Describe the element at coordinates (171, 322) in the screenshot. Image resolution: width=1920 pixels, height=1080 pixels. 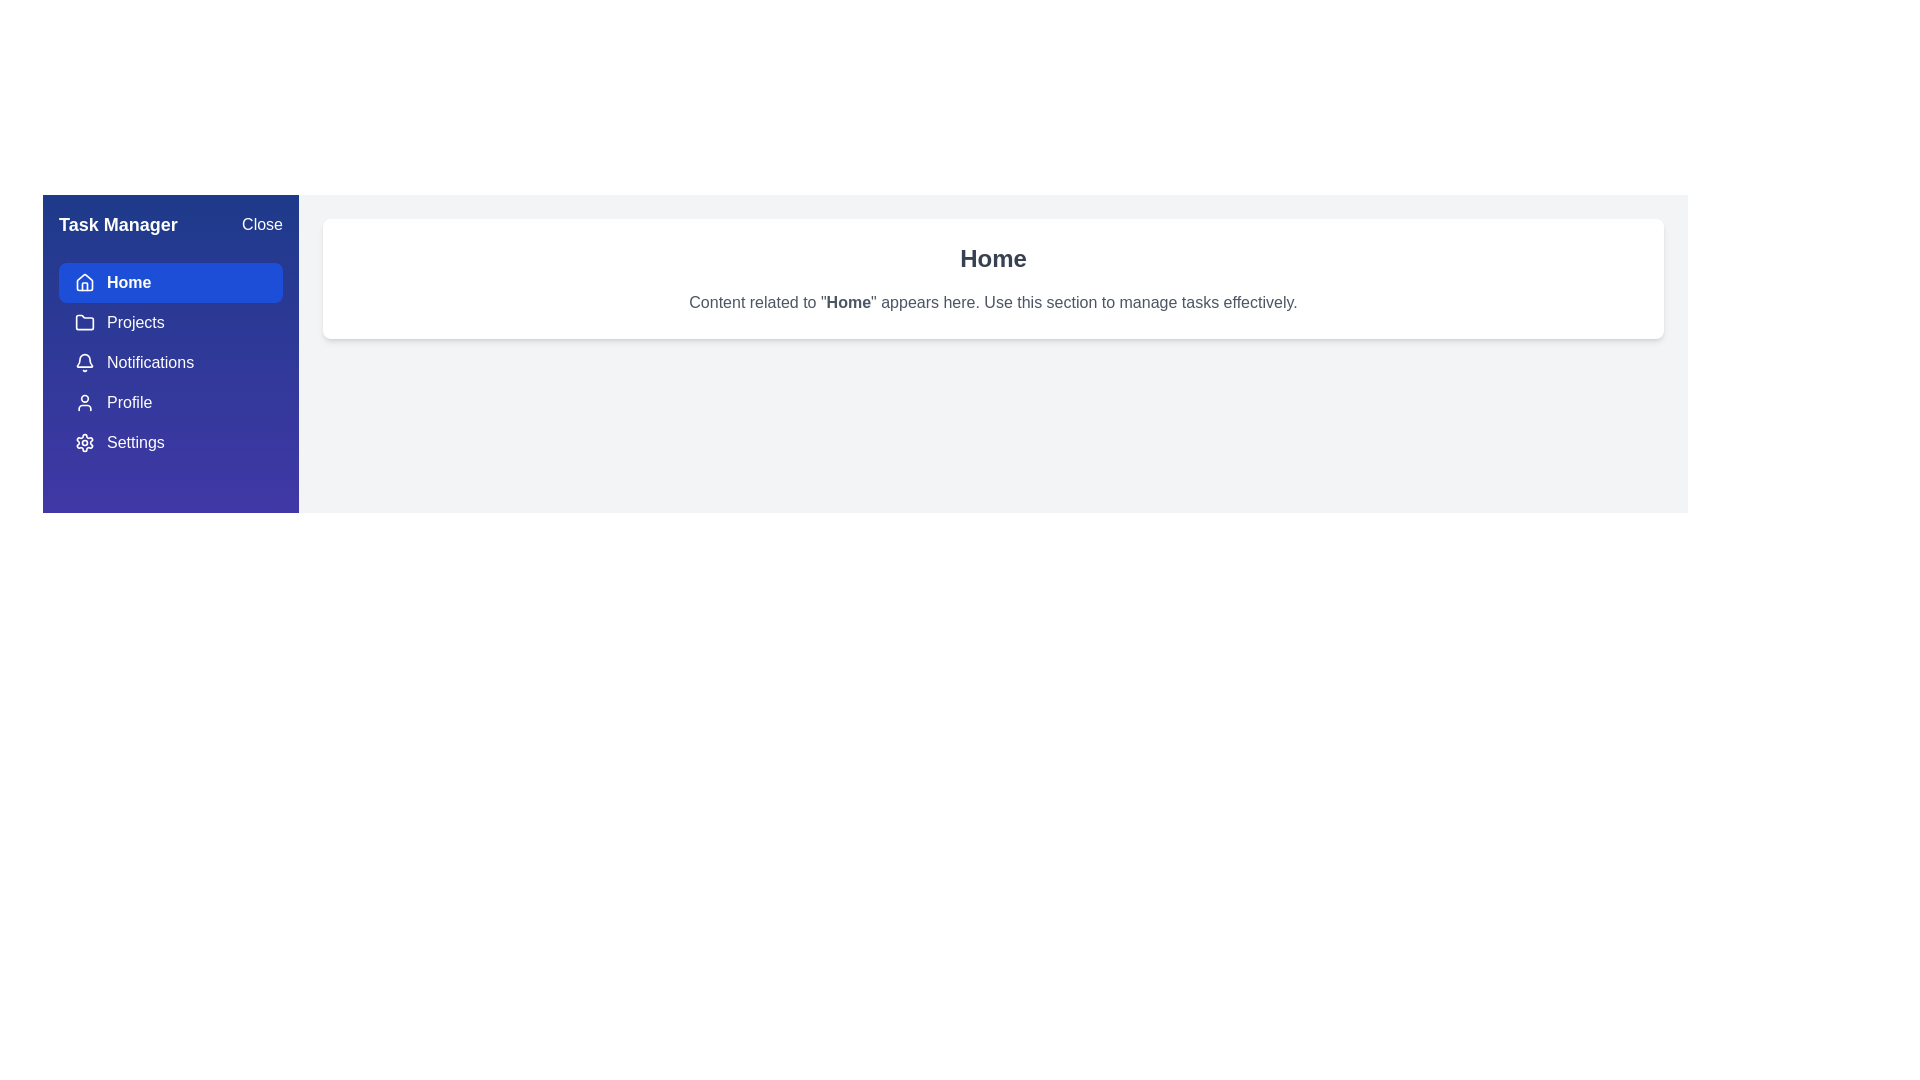
I see `the menu item Projects to view its content` at that location.